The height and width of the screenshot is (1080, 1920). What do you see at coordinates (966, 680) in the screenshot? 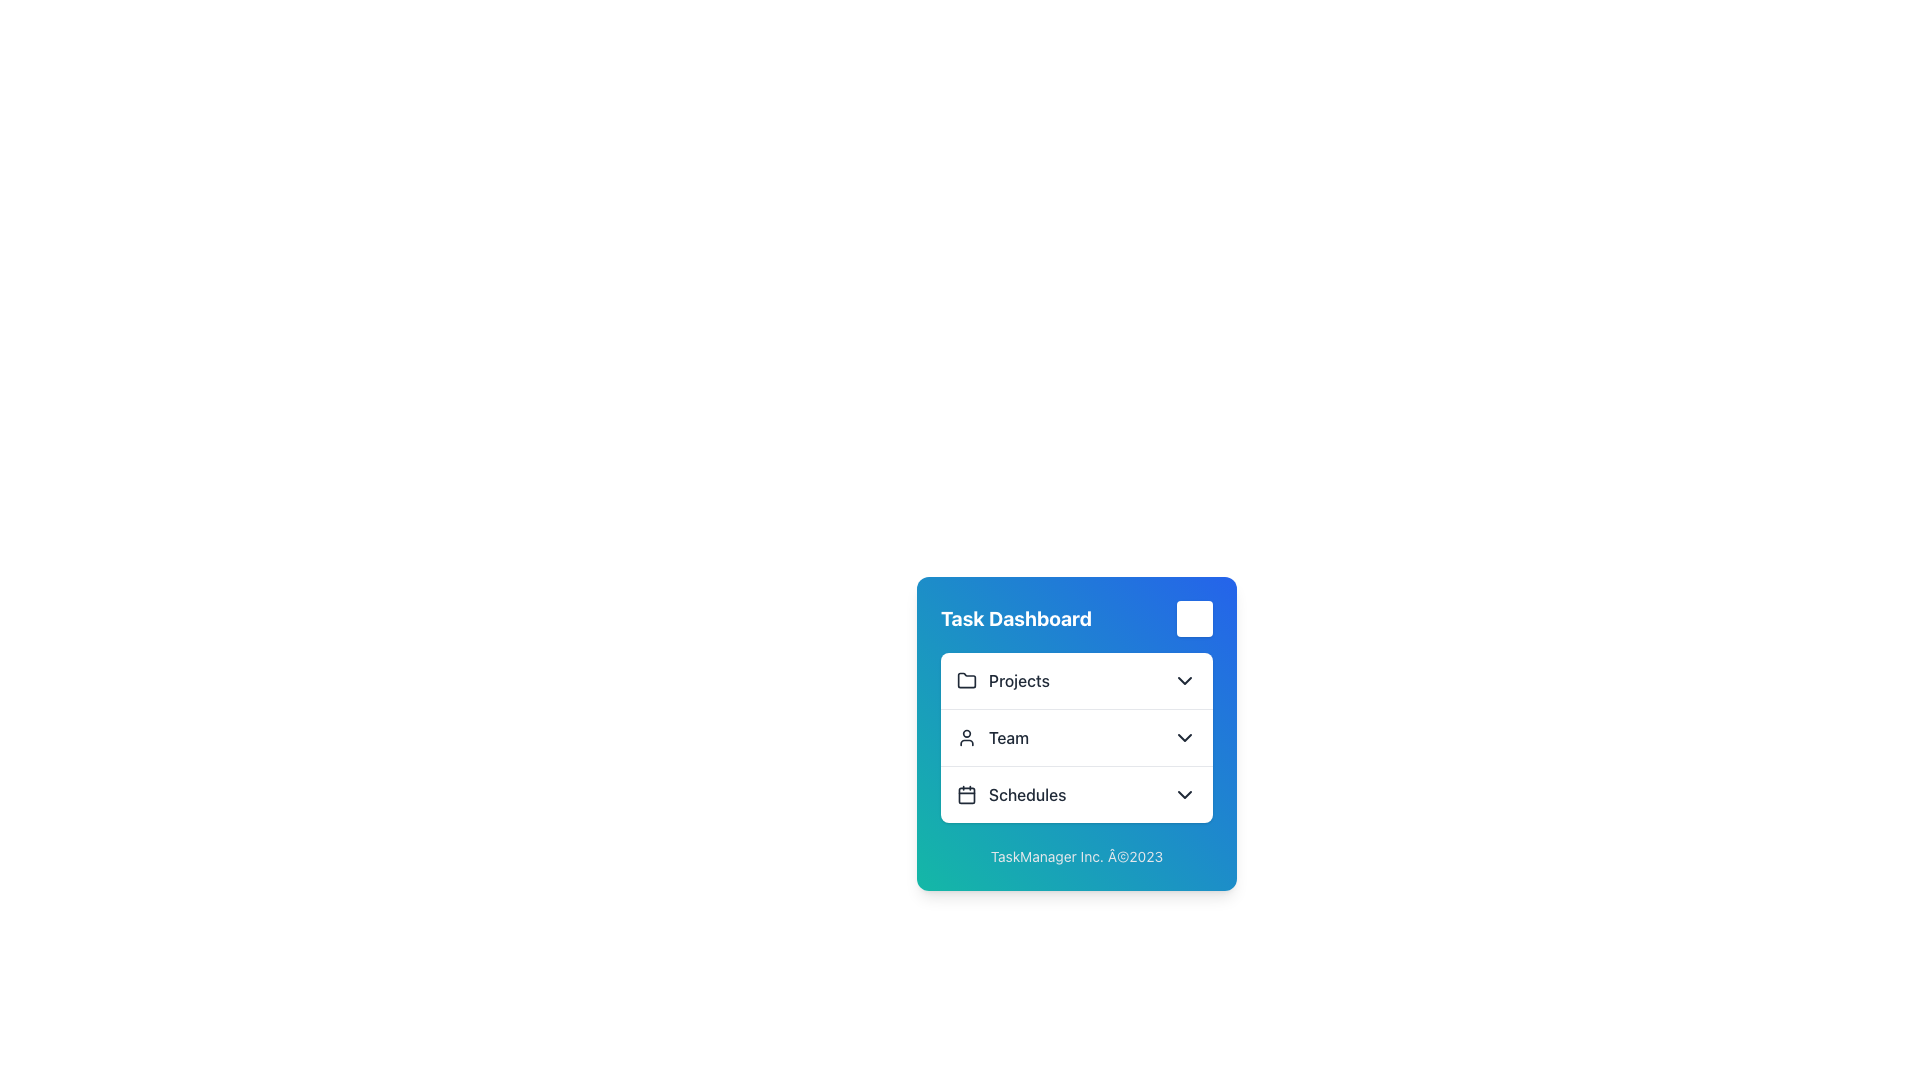
I see `the folder icon located in the 'Projects' section of the Task Dashboard, positioned to the left of the 'Projects' label` at bounding box center [966, 680].